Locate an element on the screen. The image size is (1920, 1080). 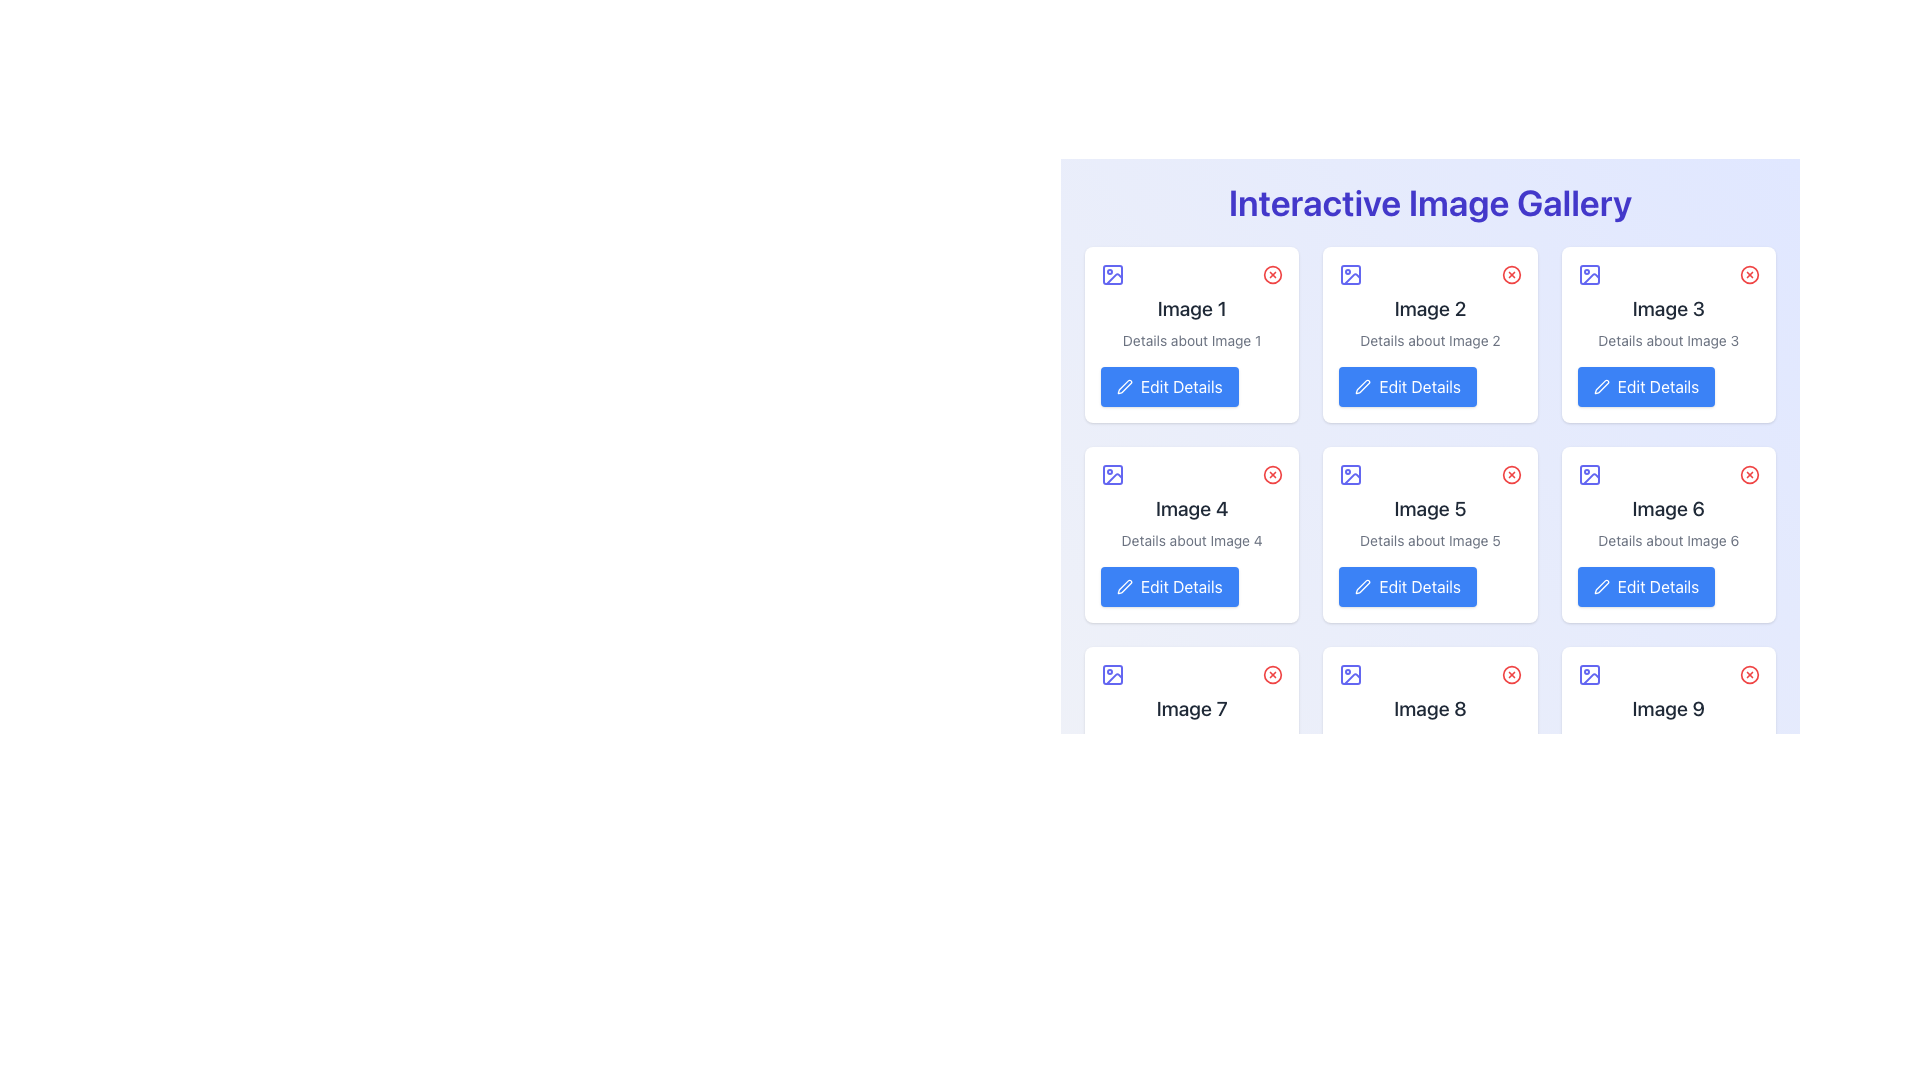
the Text label indicating 'Image 3' located at the top-center of the third card in a three-column grid layout is located at coordinates (1668, 308).